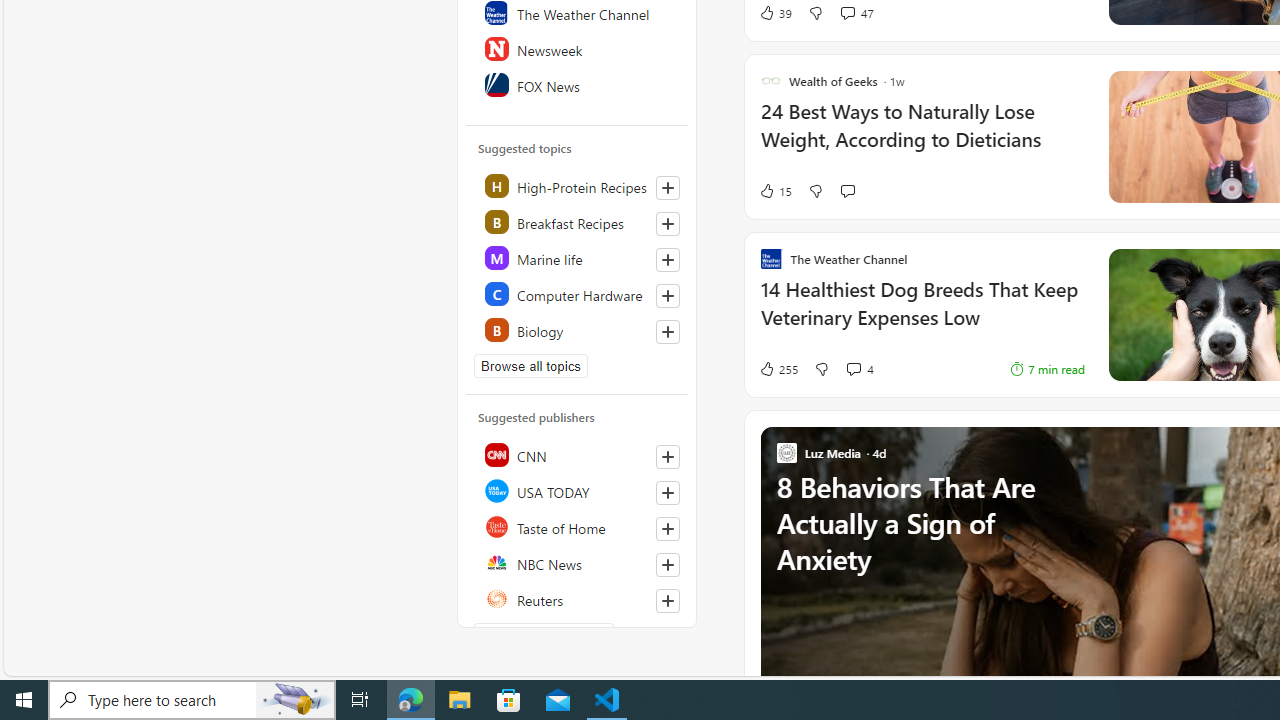  Describe the element at coordinates (774, 12) in the screenshot. I see `'39 Like'` at that location.